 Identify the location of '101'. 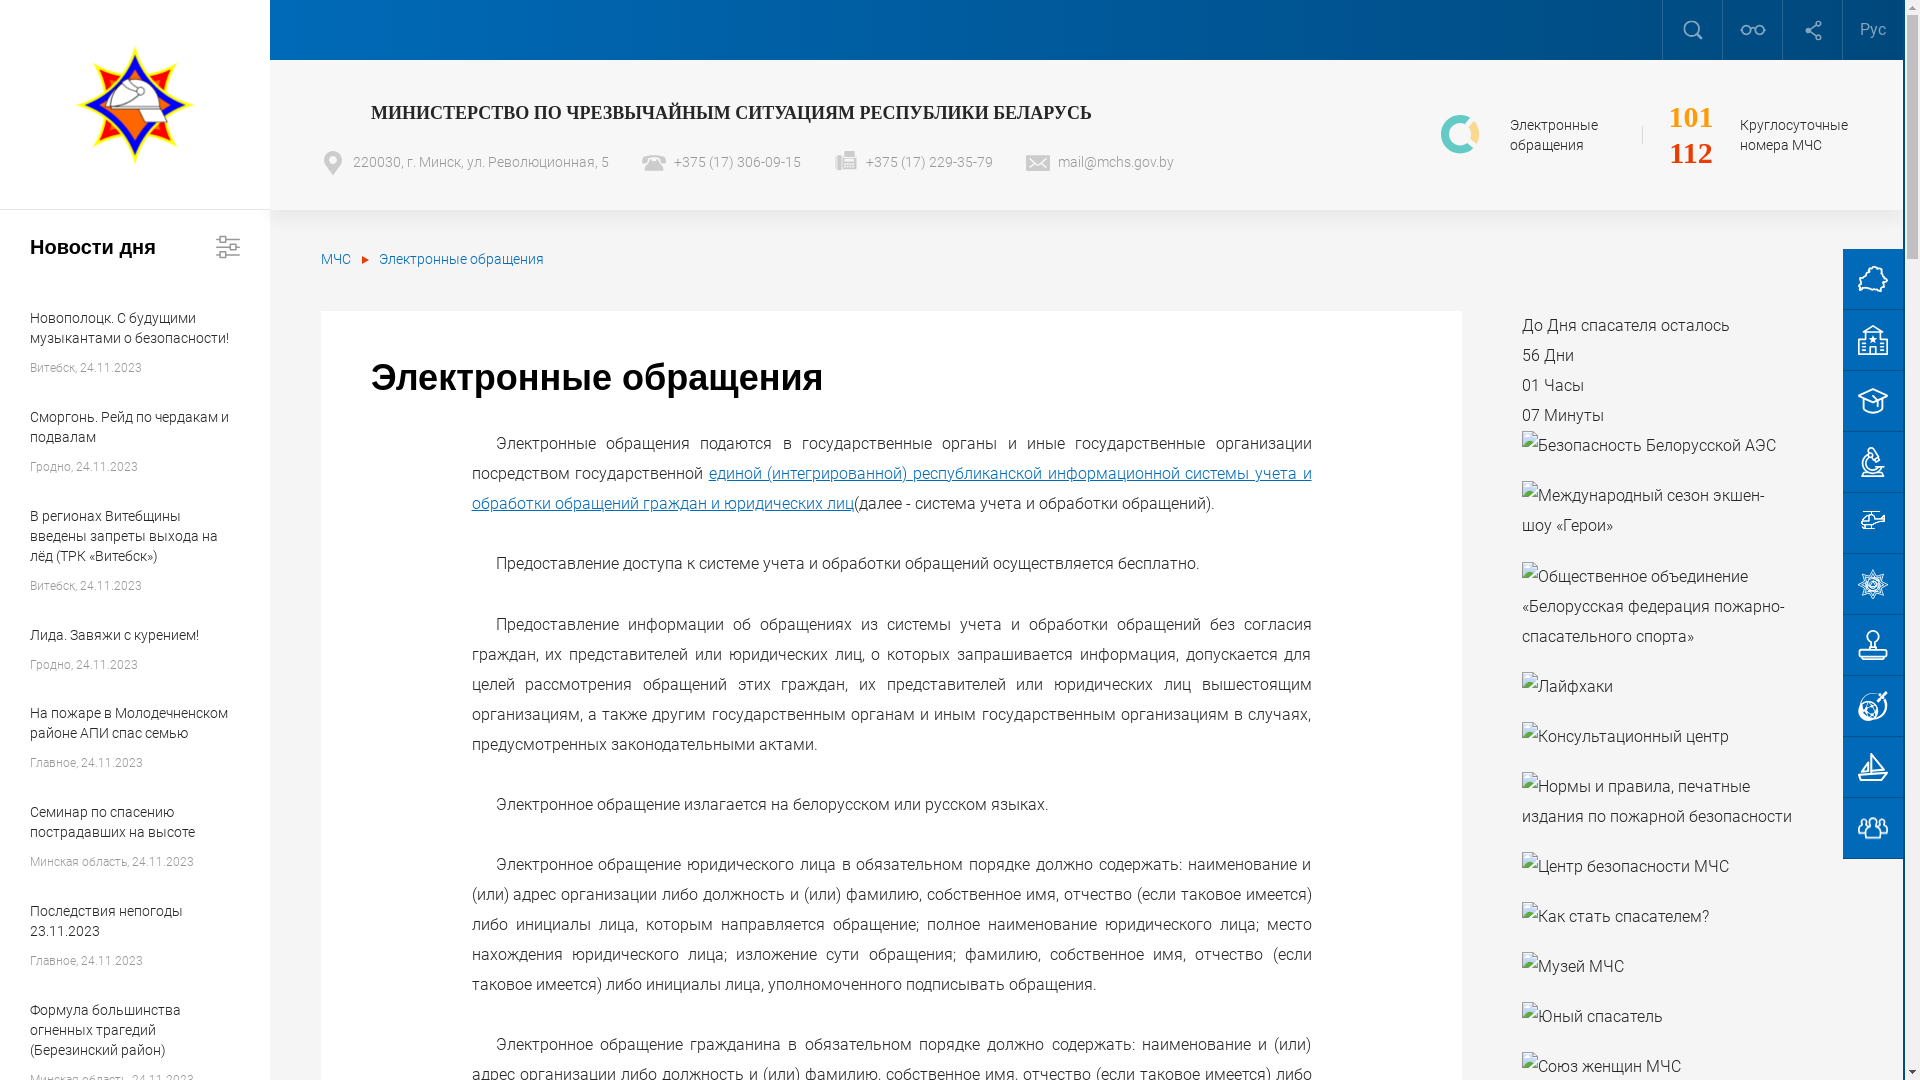
(1689, 116).